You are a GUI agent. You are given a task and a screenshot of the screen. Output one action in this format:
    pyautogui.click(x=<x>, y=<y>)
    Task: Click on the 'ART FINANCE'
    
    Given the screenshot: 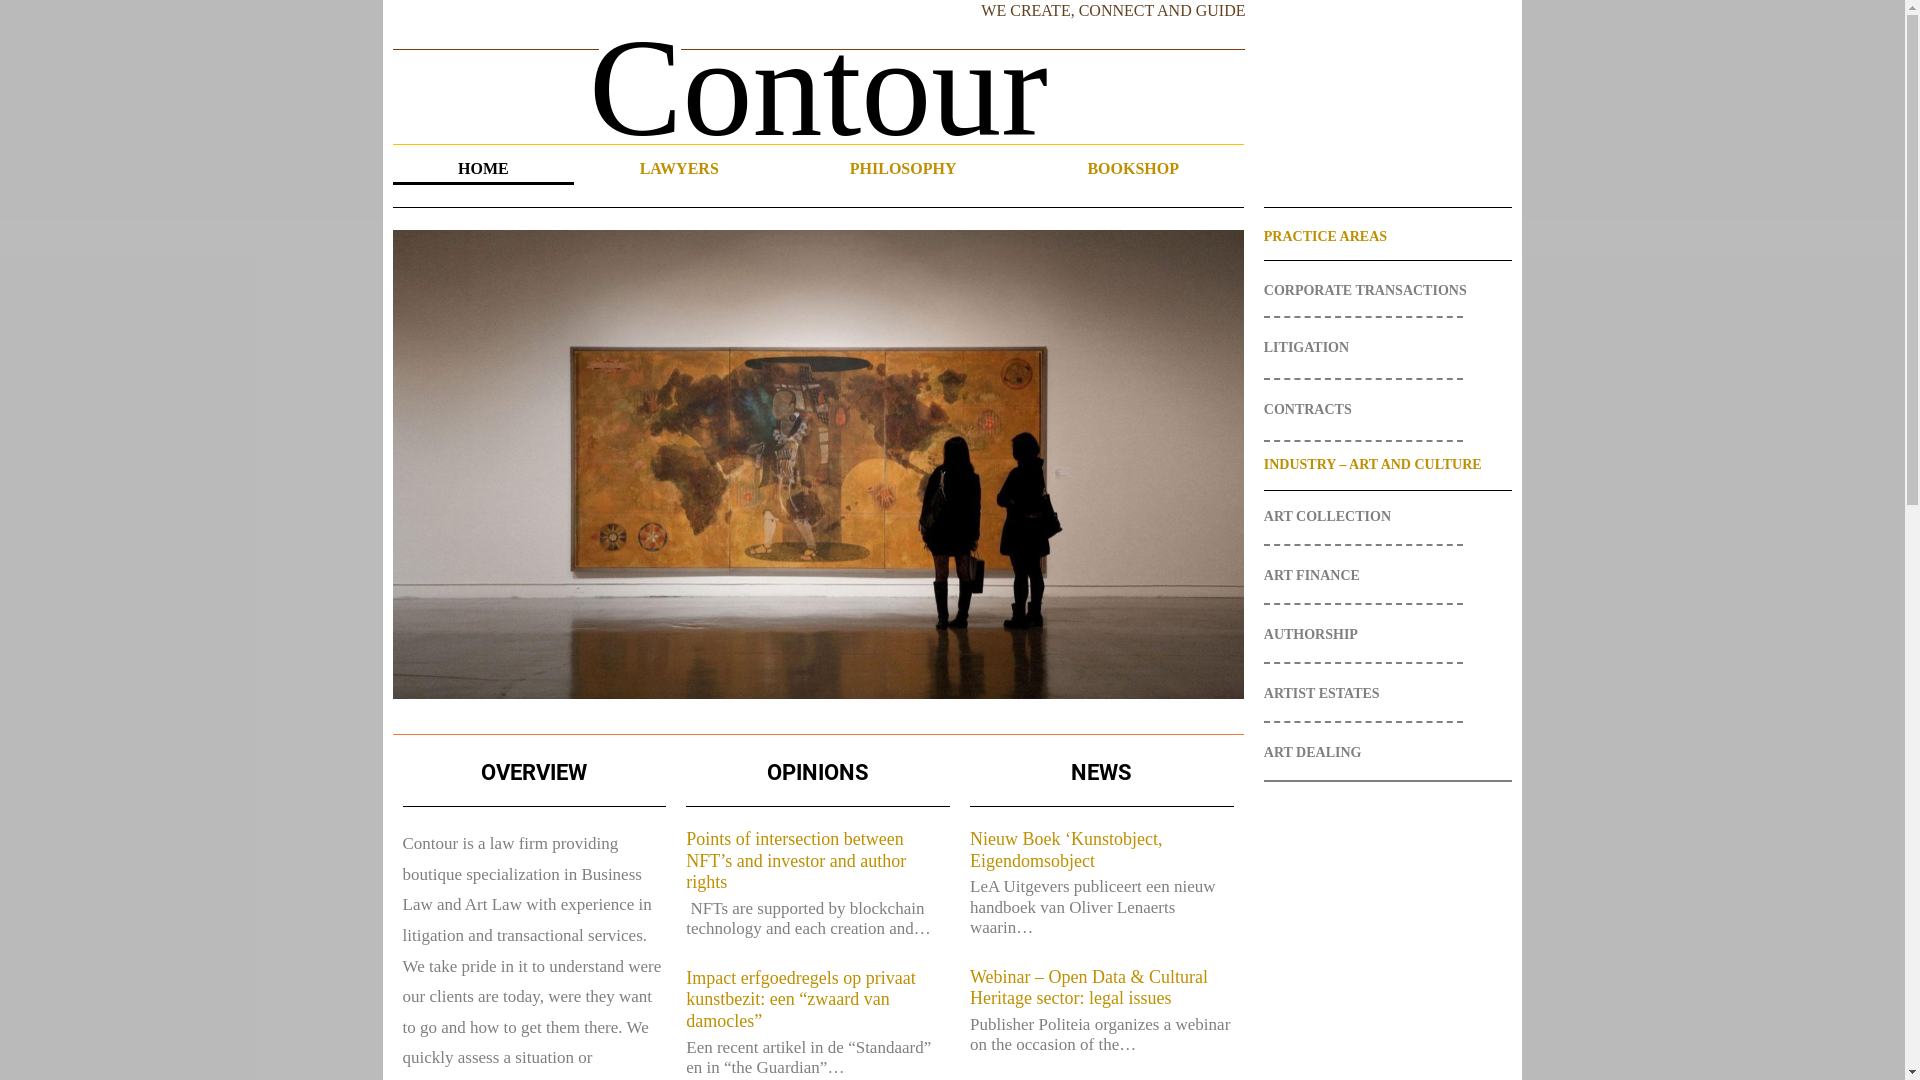 What is the action you would take?
    pyautogui.click(x=1387, y=575)
    